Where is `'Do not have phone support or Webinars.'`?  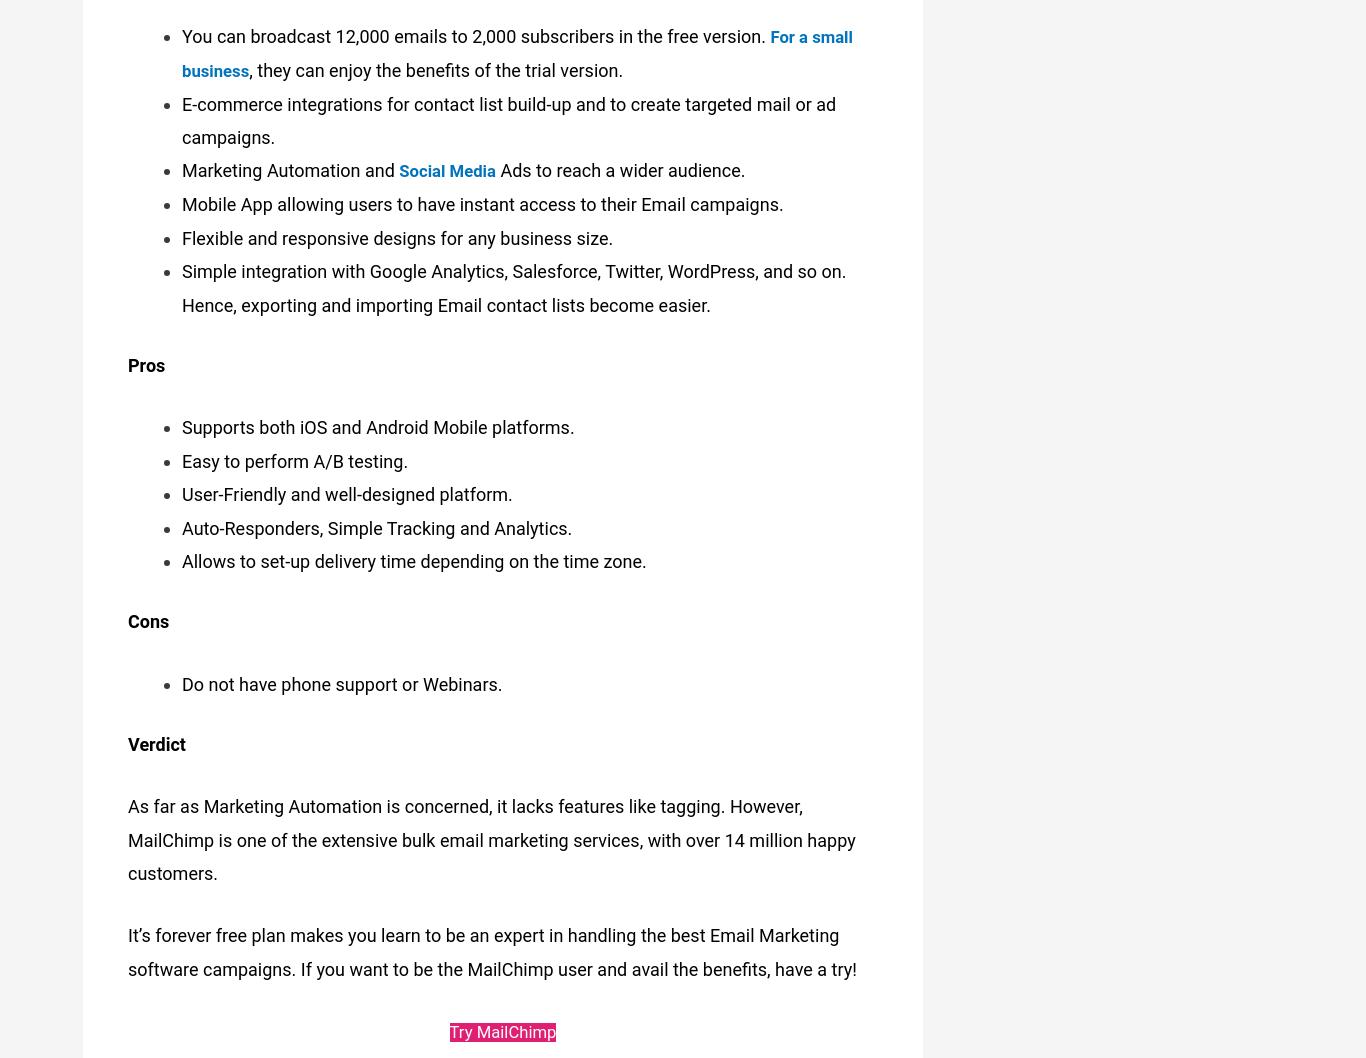 'Do not have phone support or Webinars.' is located at coordinates (342, 676).